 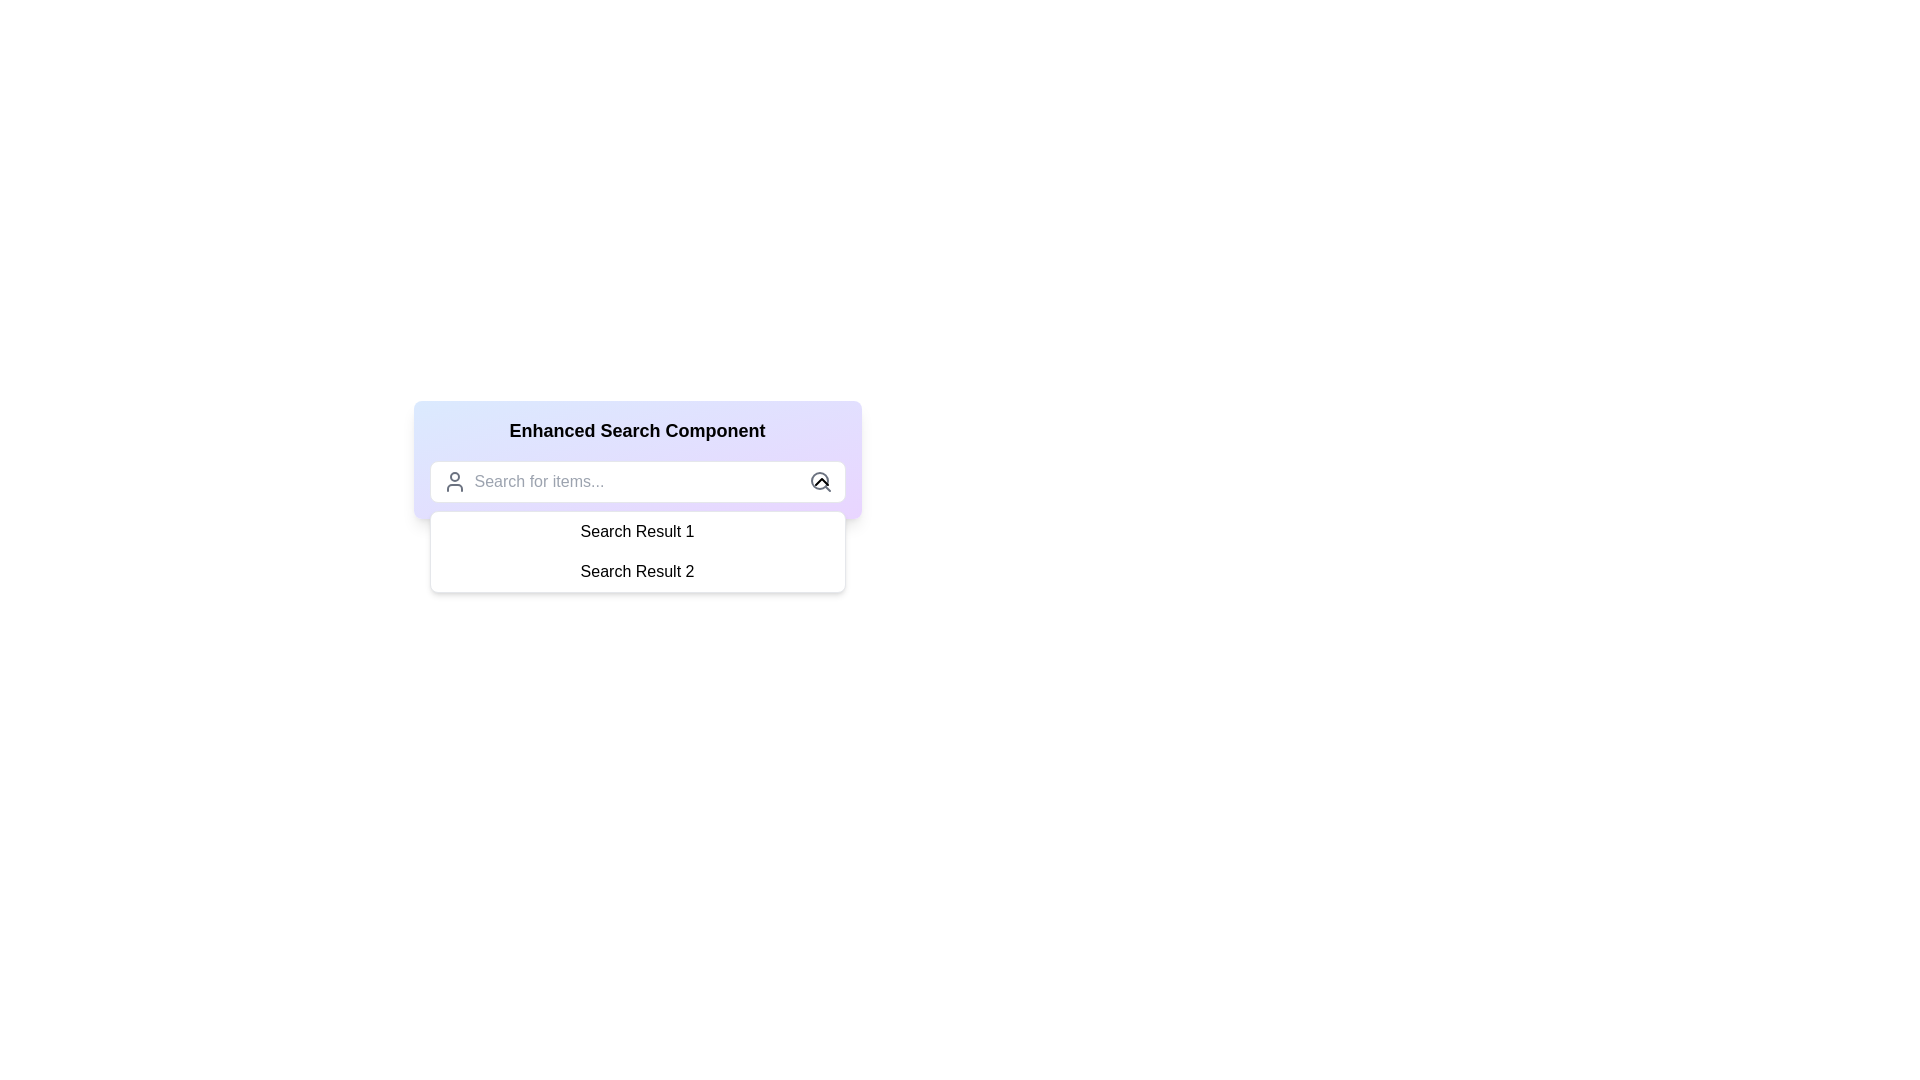 What do you see at coordinates (636, 571) in the screenshot?
I see `the text entry labeled 'Search Result 2' in the dropdown list to change its background color` at bounding box center [636, 571].